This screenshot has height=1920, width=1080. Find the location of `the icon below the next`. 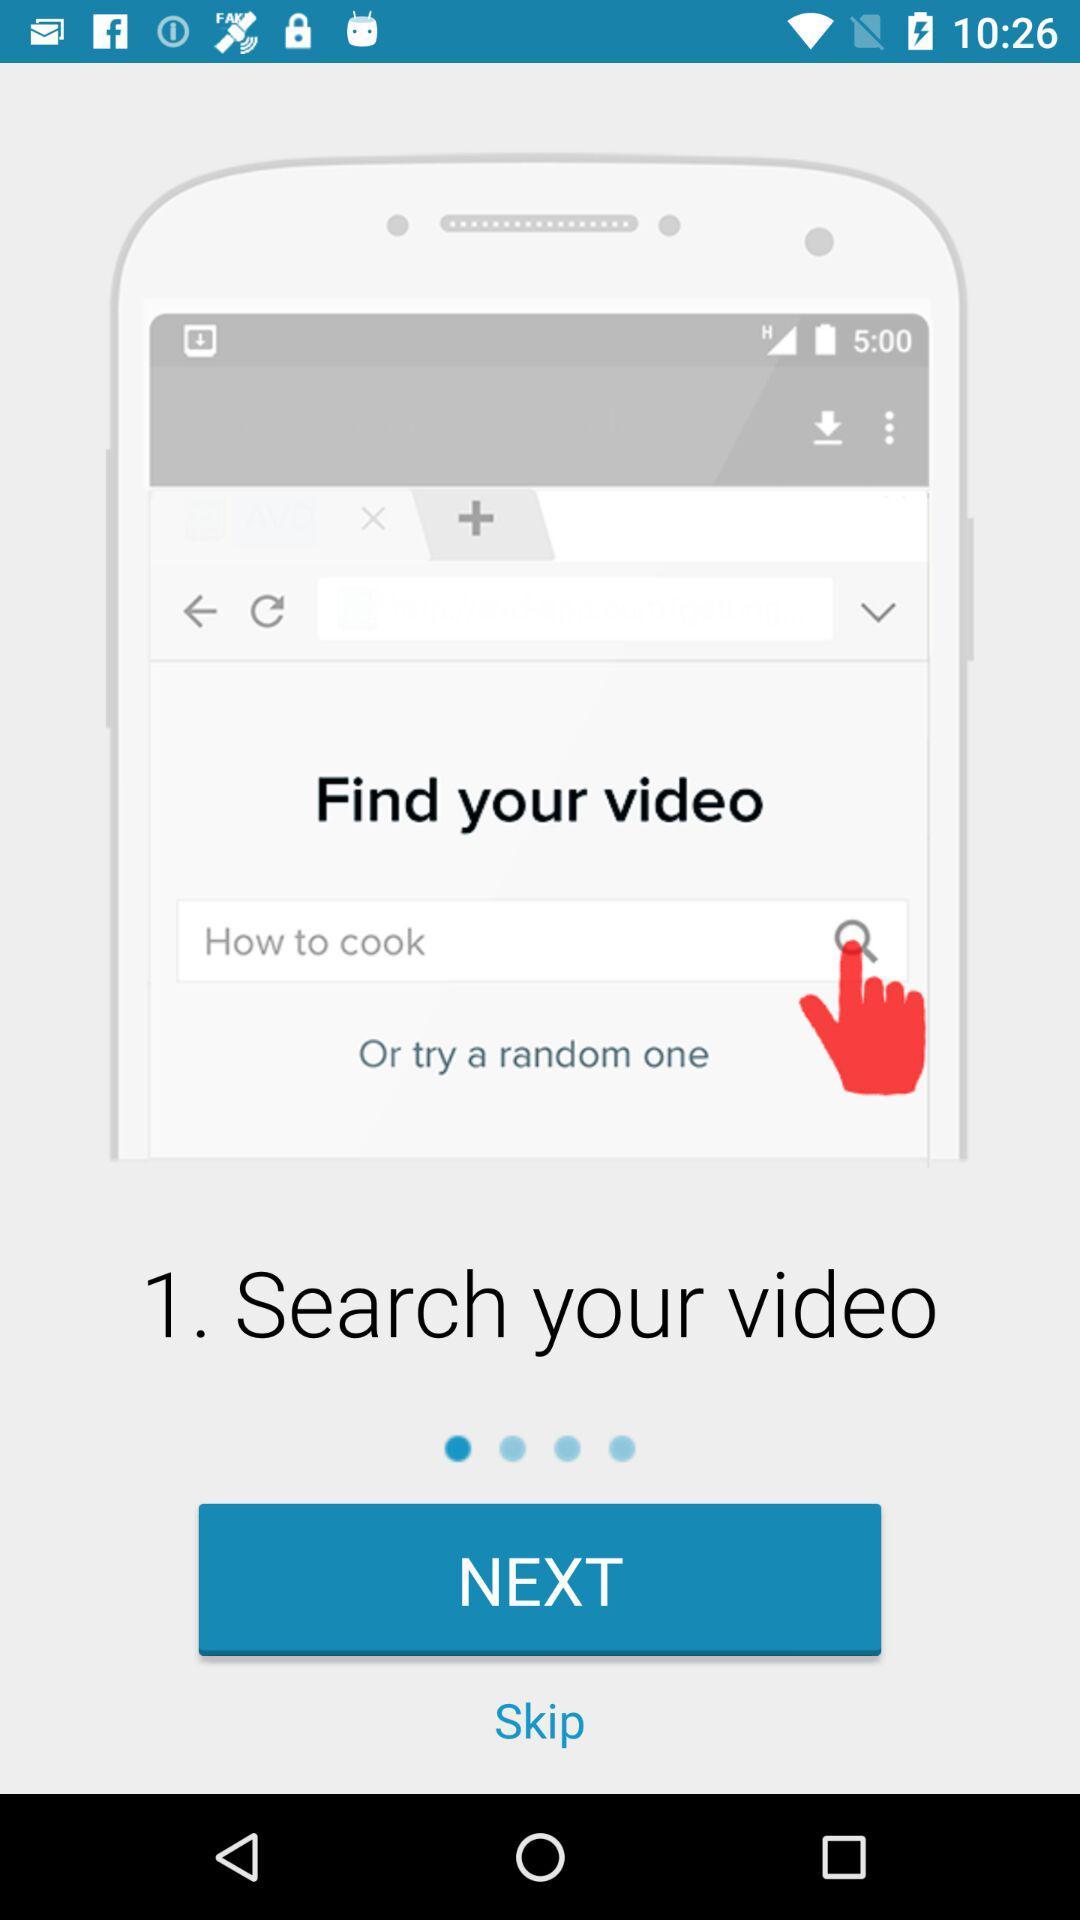

the icon below the next is located at coordinates (540, 1718).